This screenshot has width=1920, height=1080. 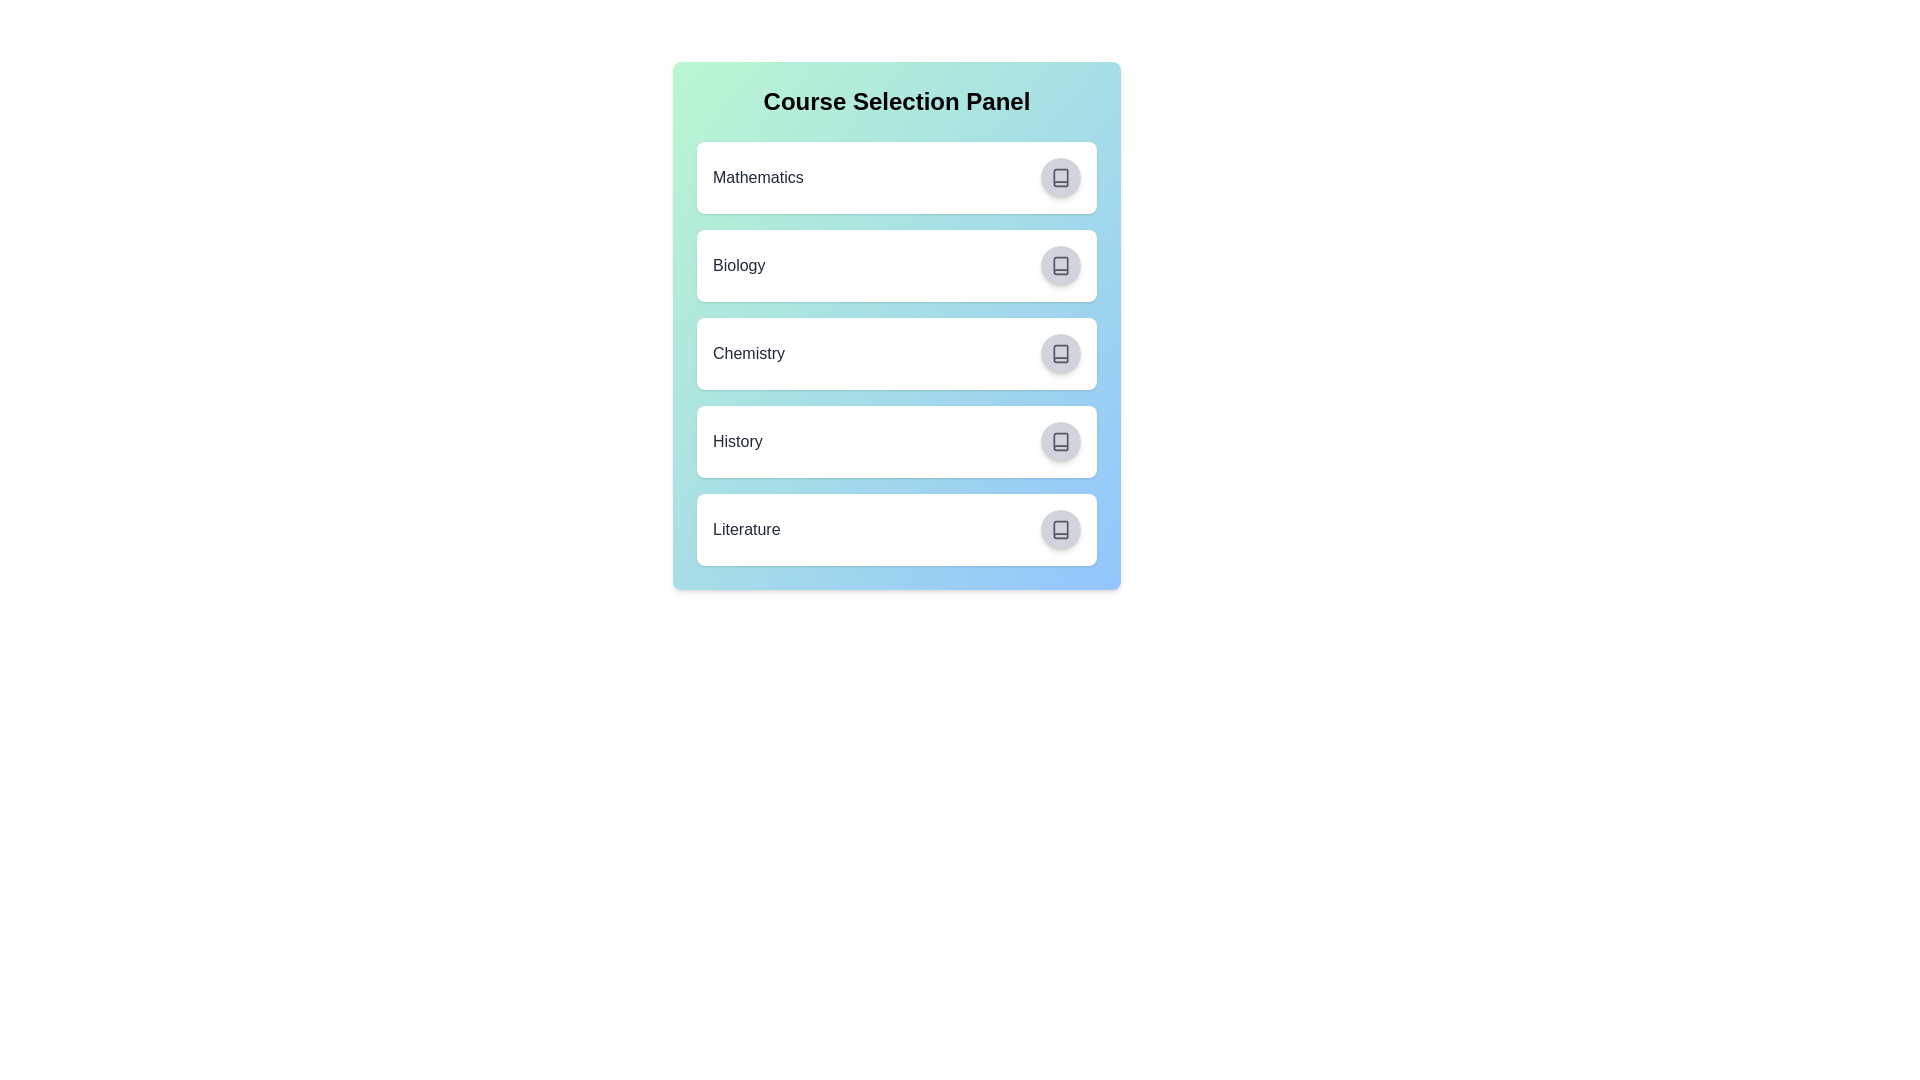 What do you see at coordinates (1059, 176) in the screenshot?
I see `the course Mathematics by clicking its associated button` at bounding box center [1059, 176].